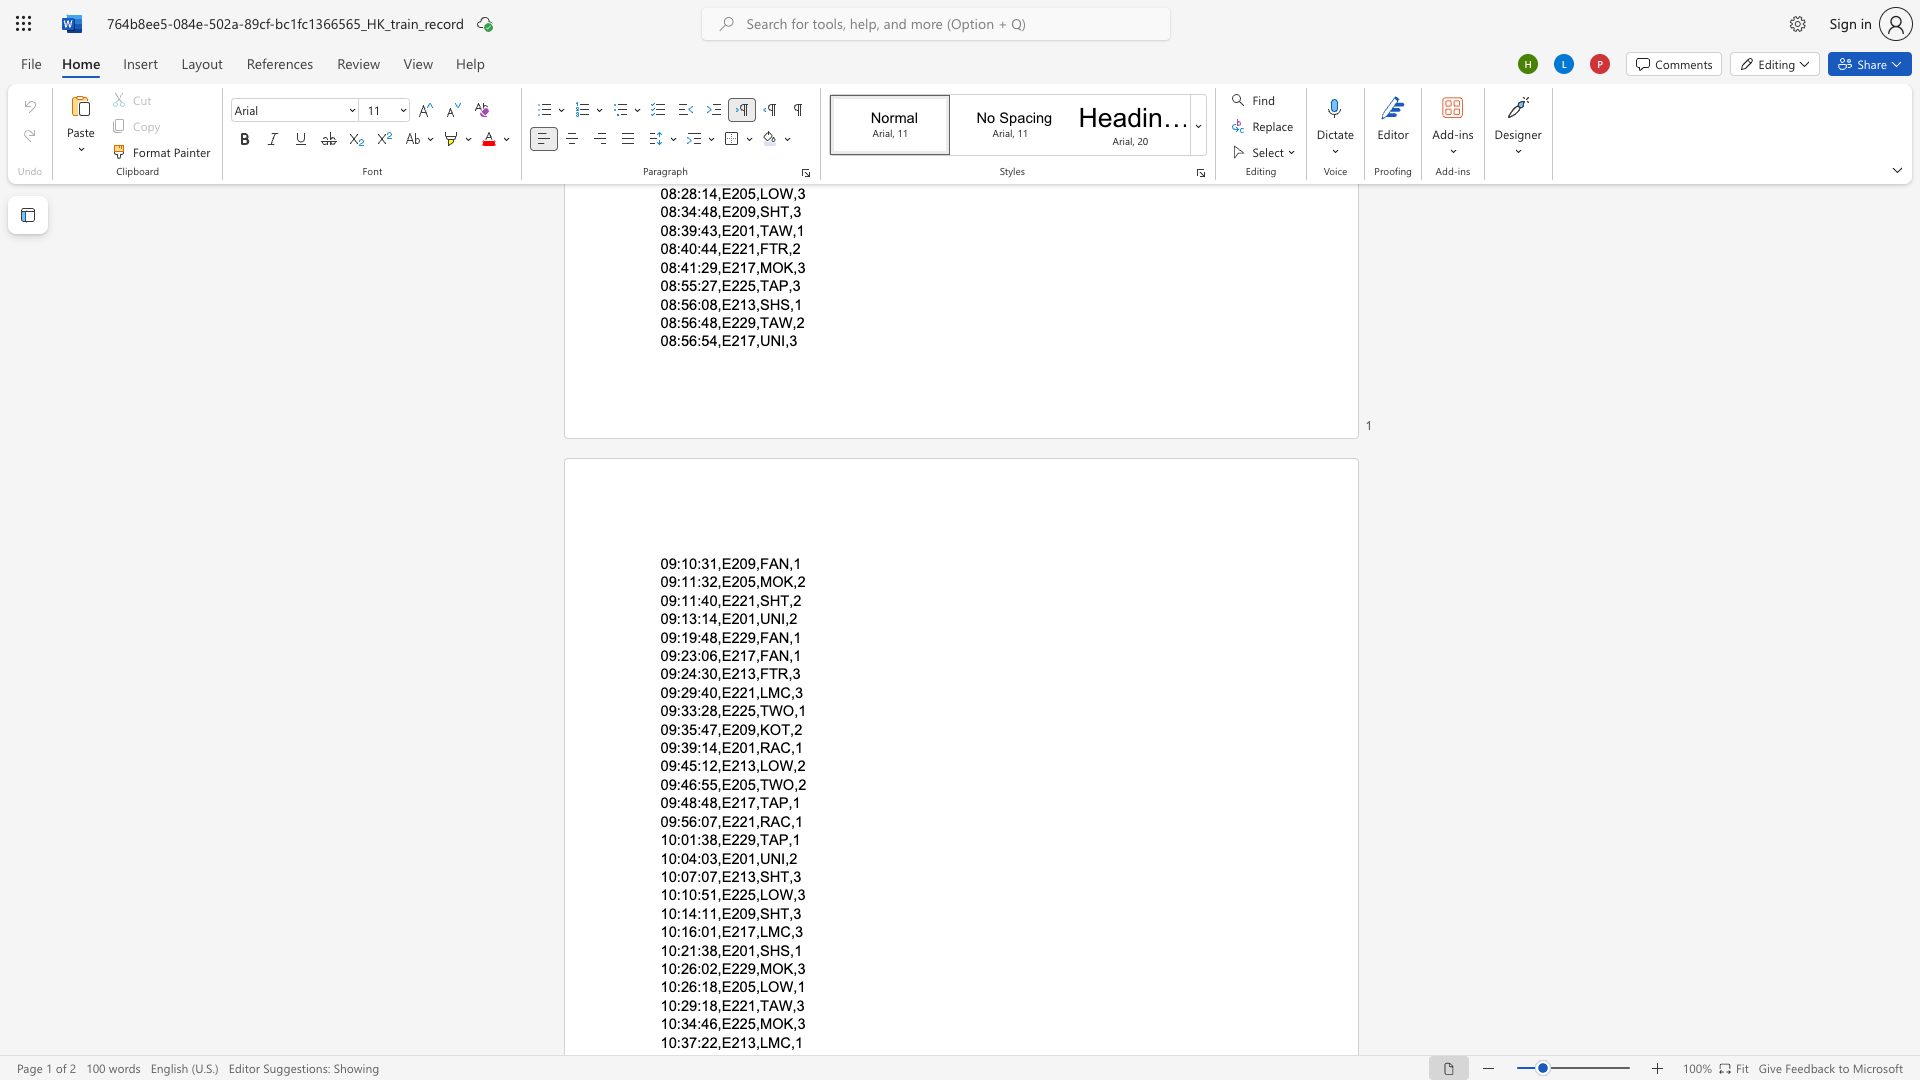 The width and height of the screenshot is (1920, 1080). Describe the element at coordinates (767, 655) in the screenshot. I see `the subset text "AN" within the text "09:23:06,E217,FAN,1"` at that location.